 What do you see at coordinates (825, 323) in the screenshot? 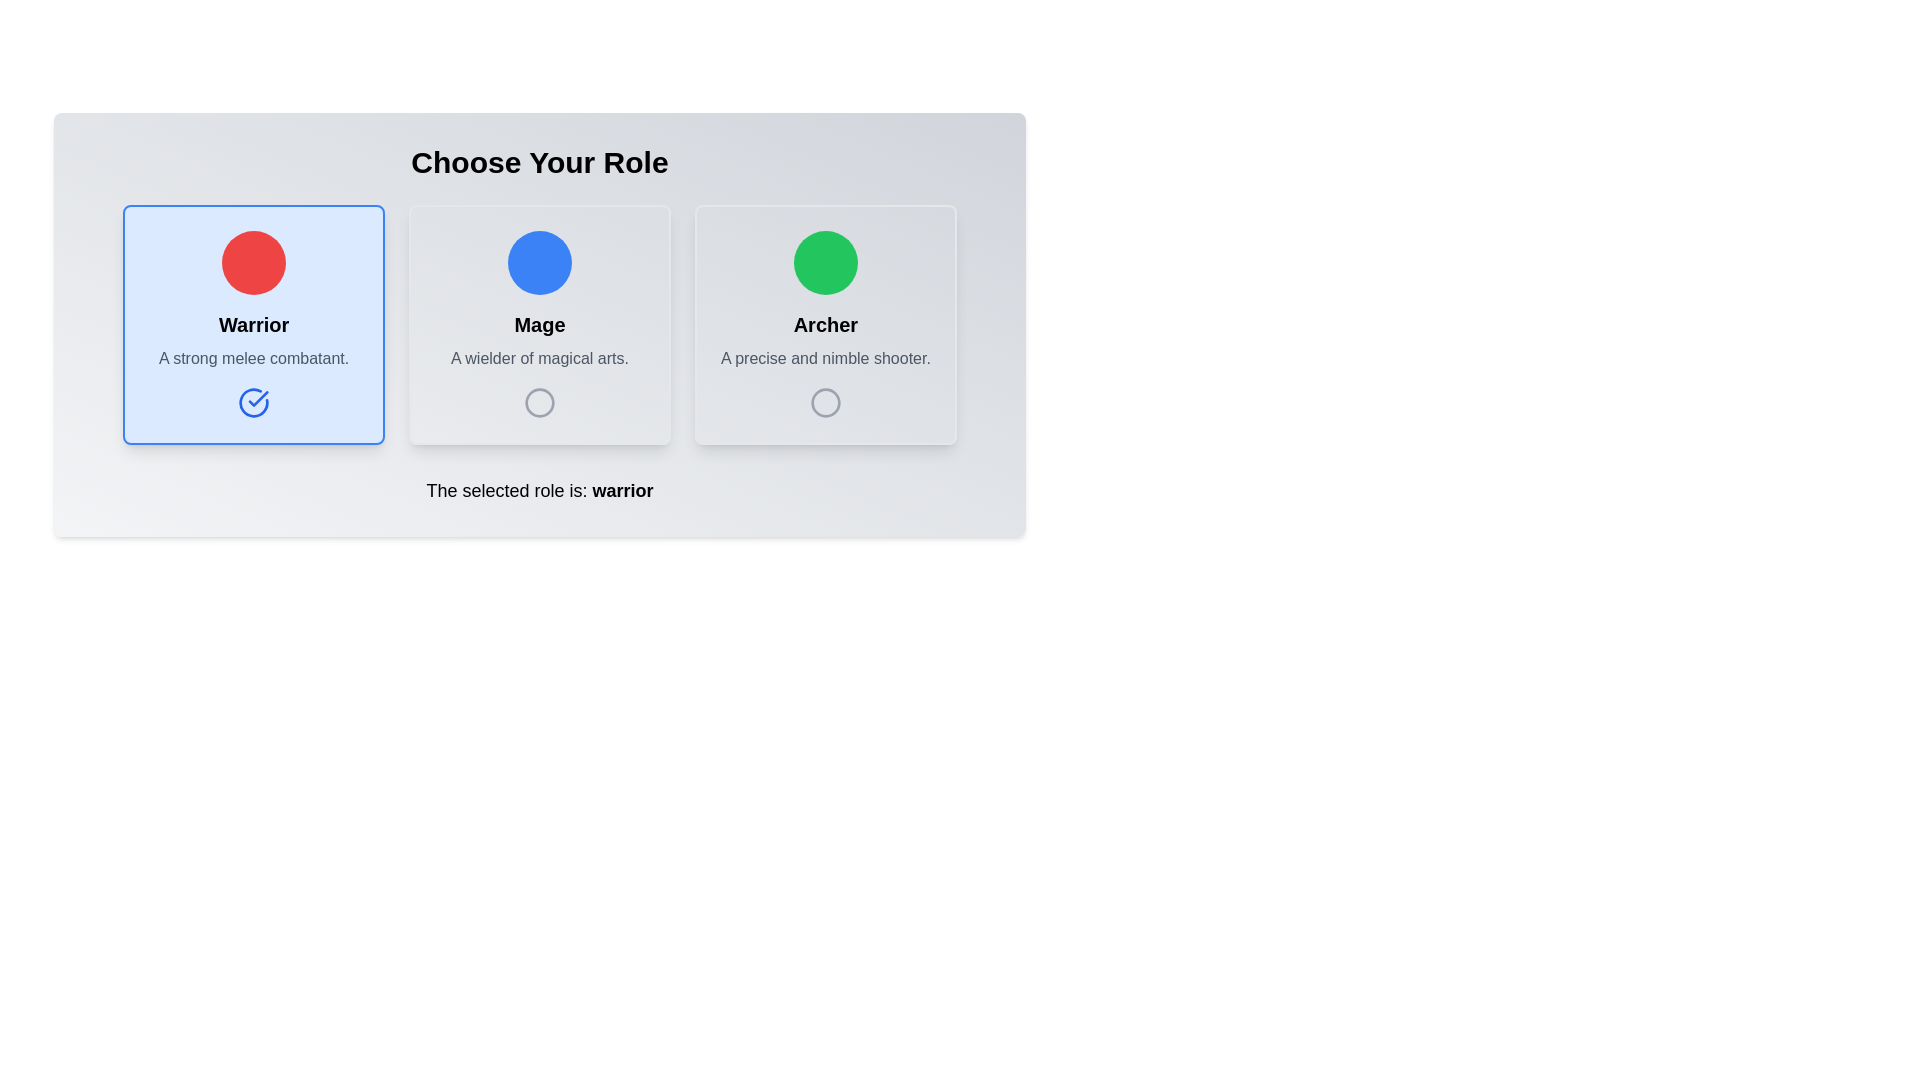
I see `the third card-like selectable option titled 'Archer', which features a prominent circular green icon at the top, to trigger a visual effect` at bounding box center [825, 323].